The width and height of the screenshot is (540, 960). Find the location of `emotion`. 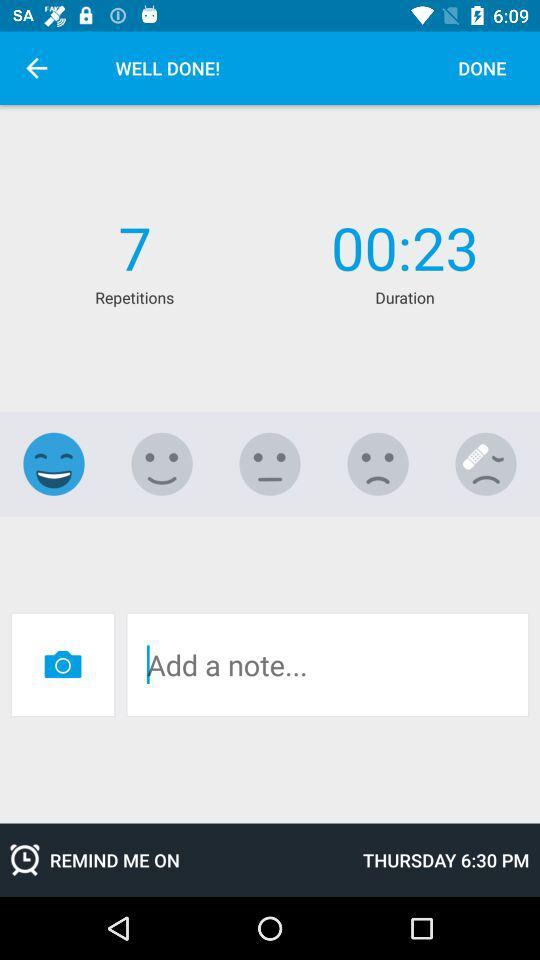

emotion is located at coordinates (54, 464).